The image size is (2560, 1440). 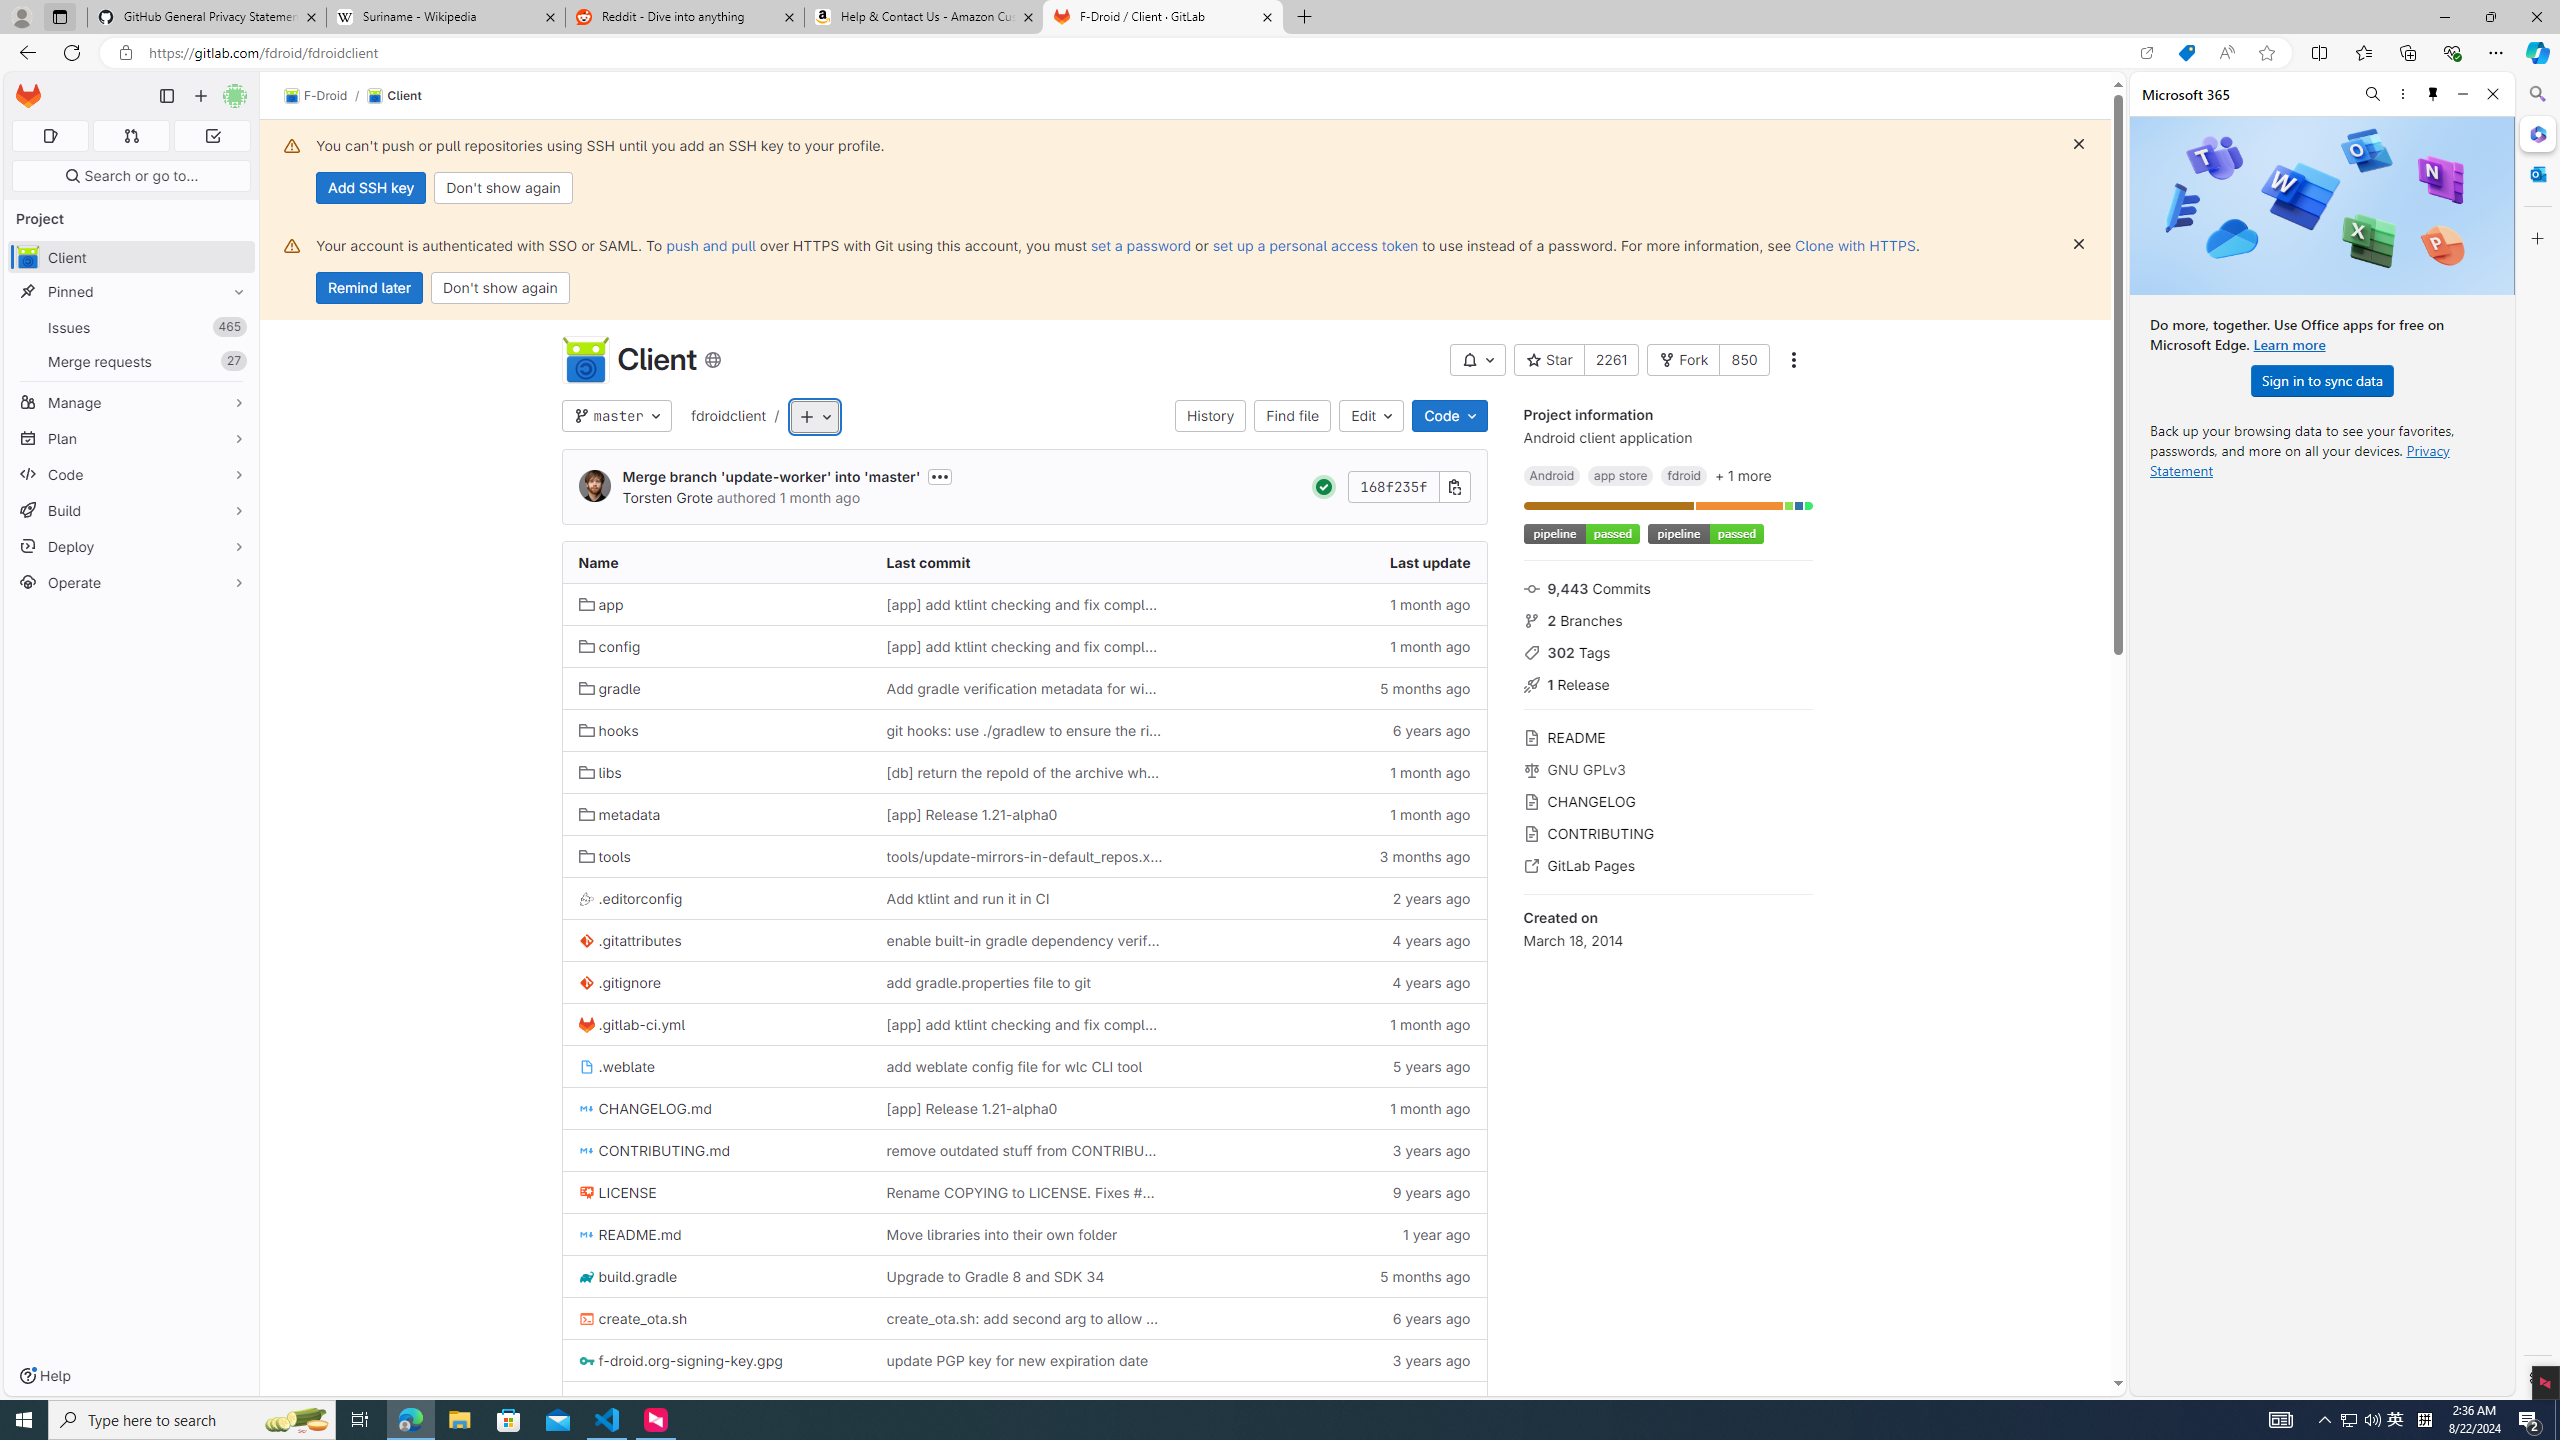 What do you see at coordinates (199, 95) in the screenshot?
I see `'Create new...'` at bounding box center [199, 95].